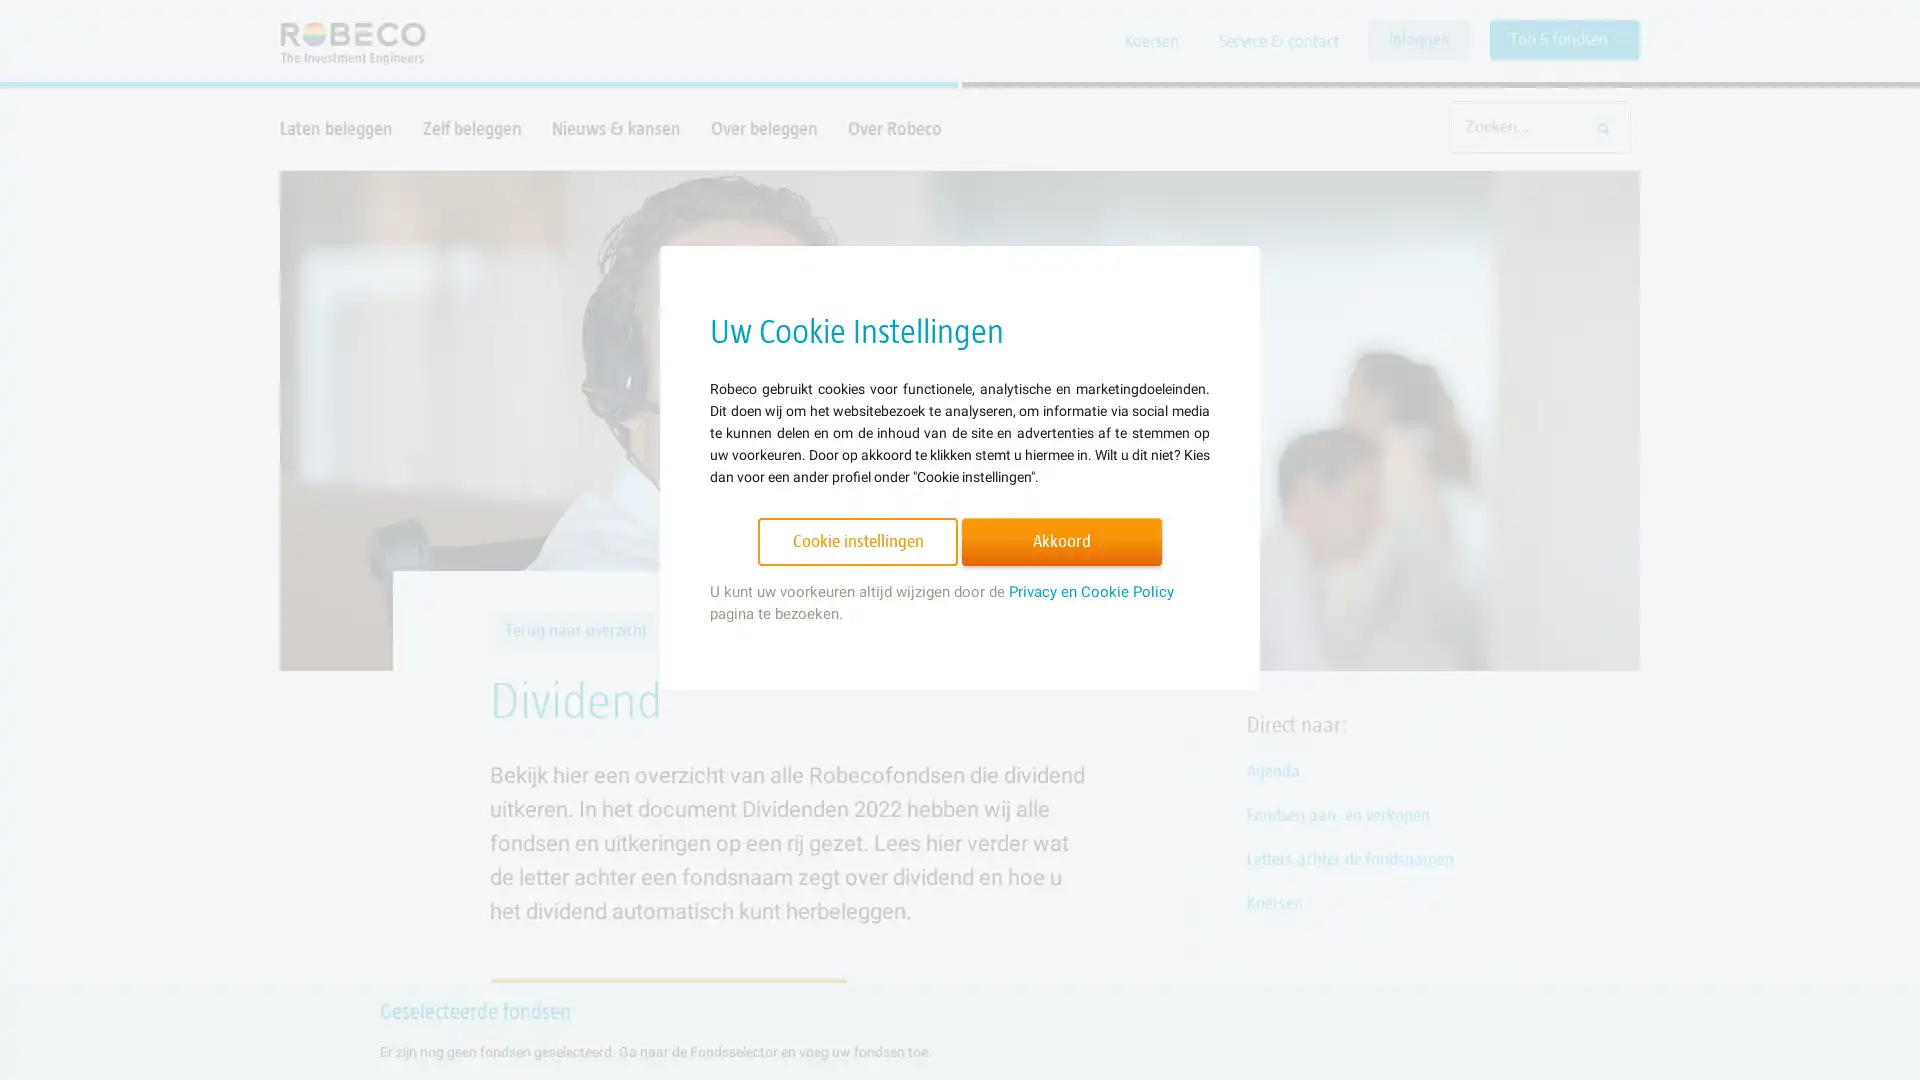 Image resolution: width=1920 pixels, height=1080 pixels. Describe the element at coordinates (336, 128) in the screenshot. I see `Laten beleggen` at that location.